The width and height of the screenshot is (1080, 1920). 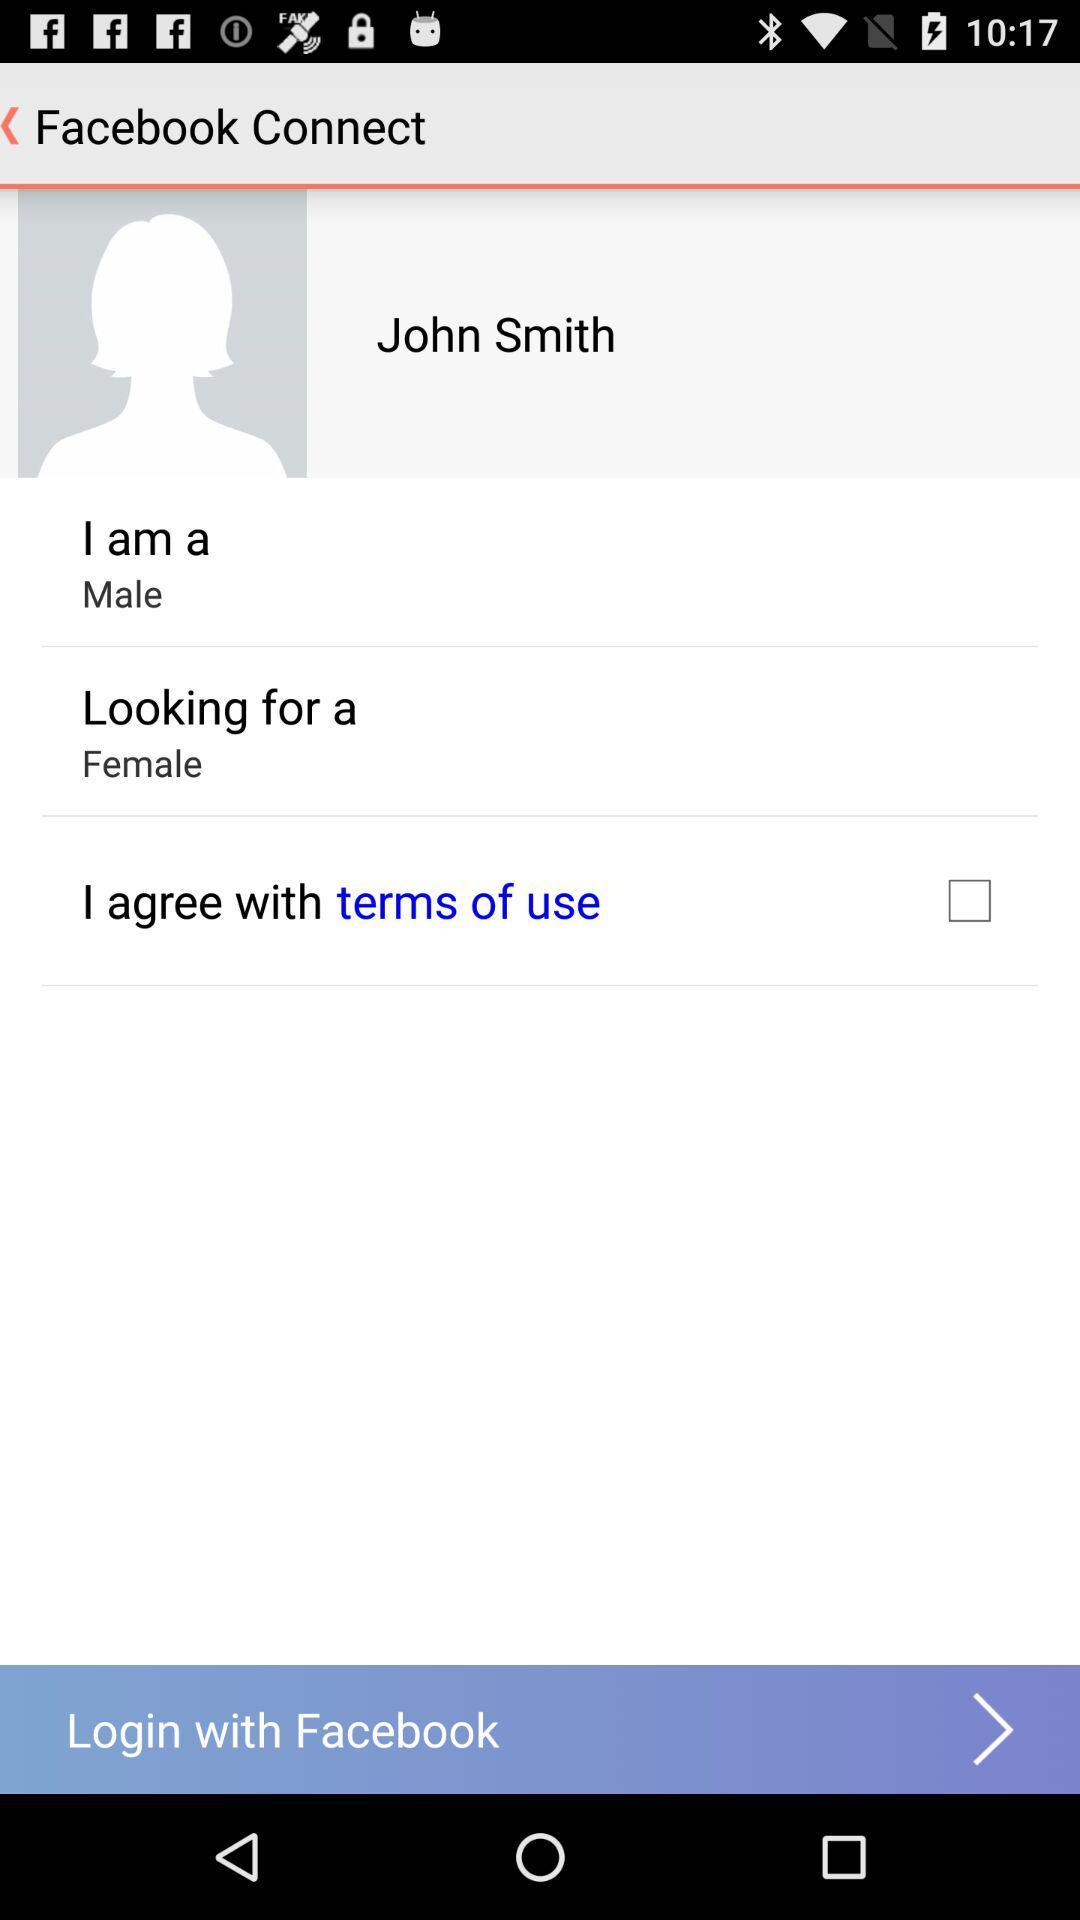 I want to click on item below the female app, so click(x=202, y=899).